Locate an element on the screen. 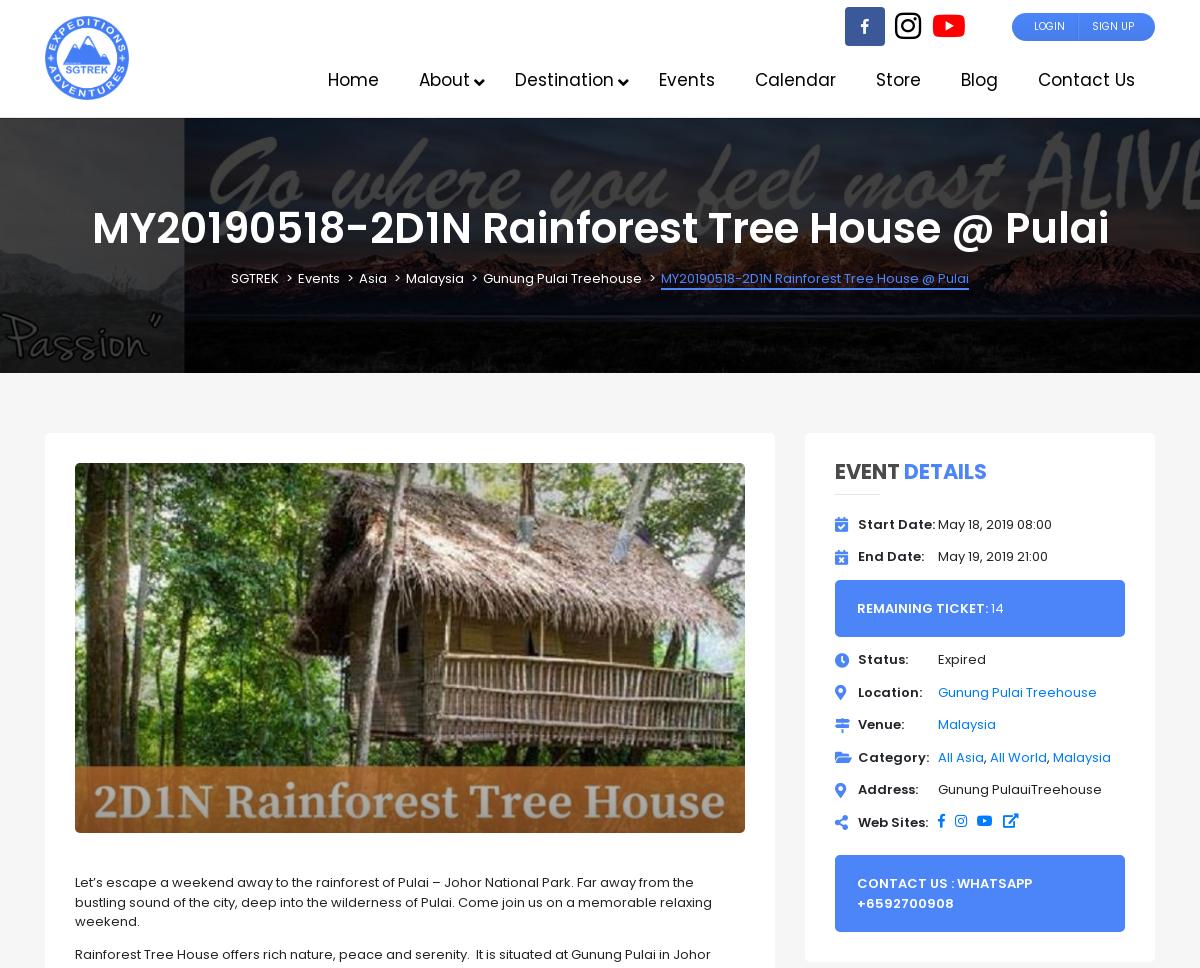  'All Asia' is located at coordinates (960, 756).